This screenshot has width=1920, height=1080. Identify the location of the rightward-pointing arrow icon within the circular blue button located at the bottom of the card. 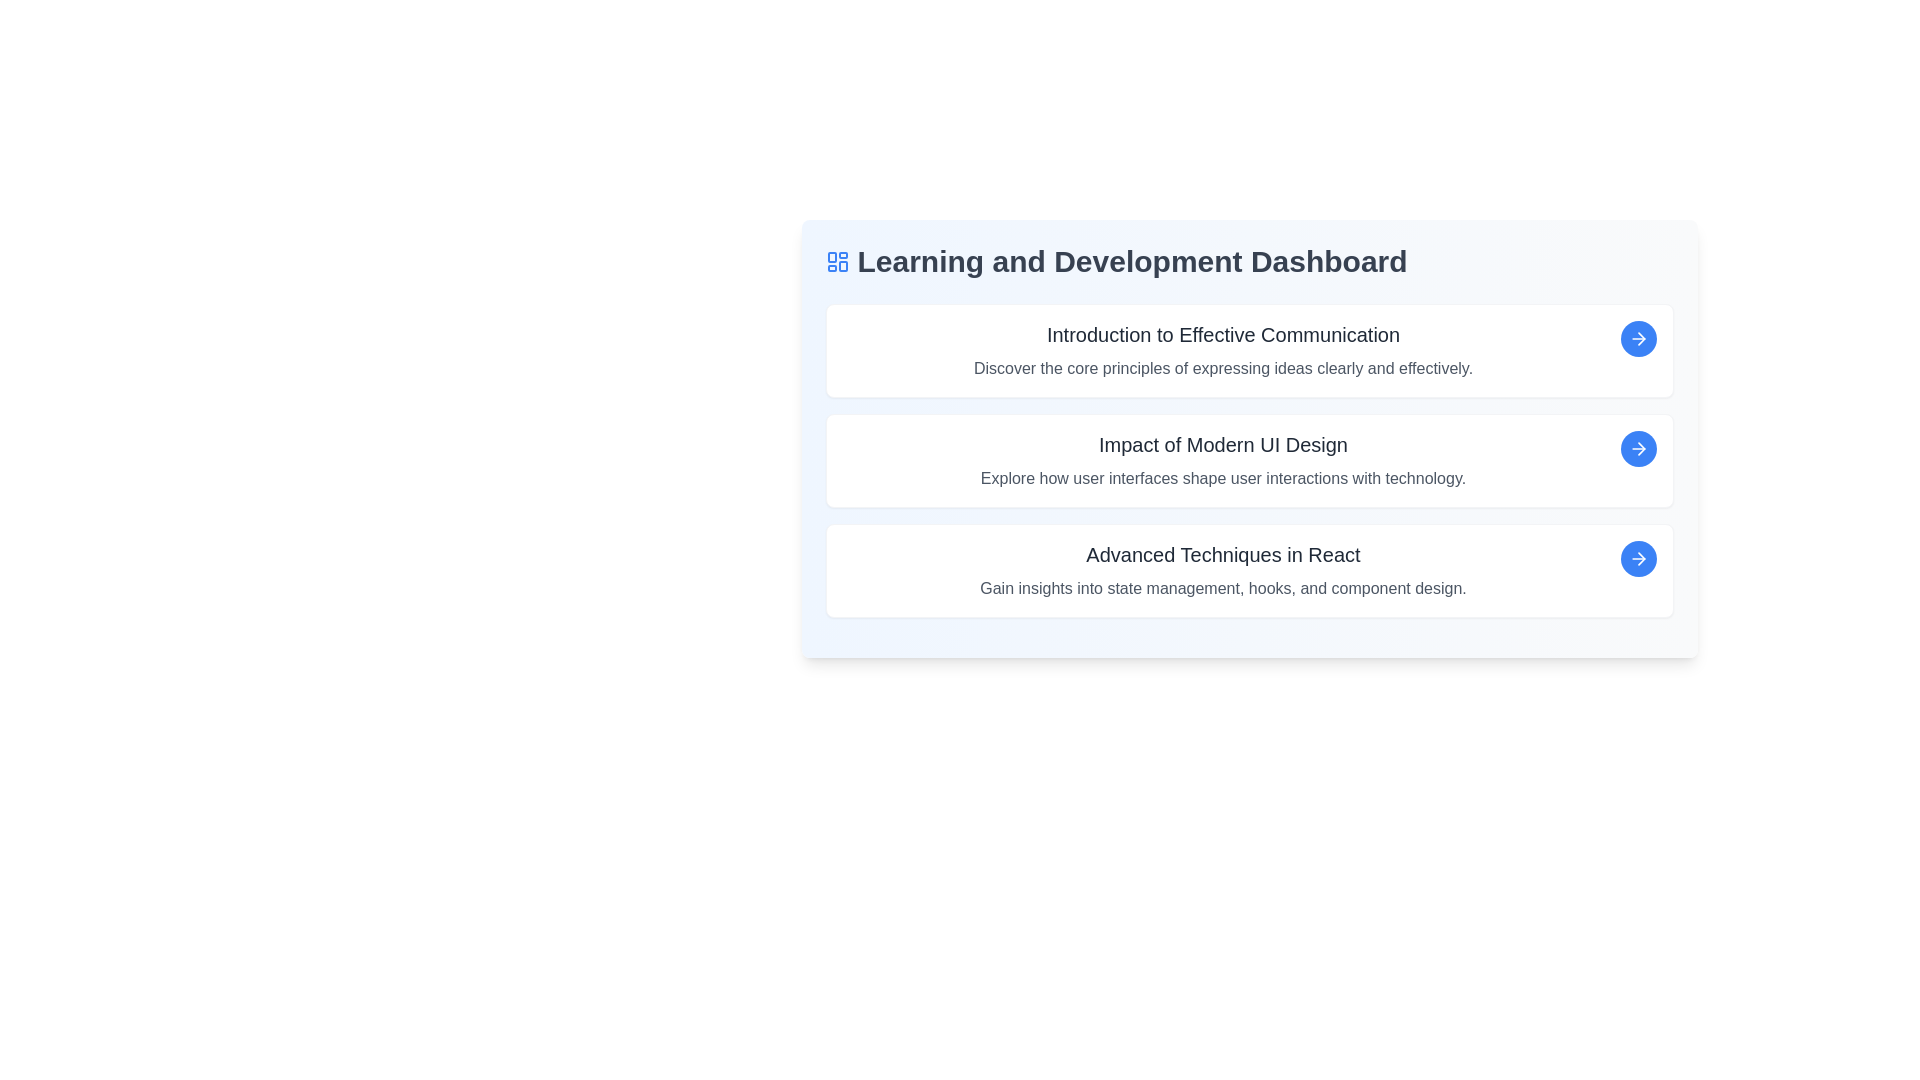
(1638, 559).